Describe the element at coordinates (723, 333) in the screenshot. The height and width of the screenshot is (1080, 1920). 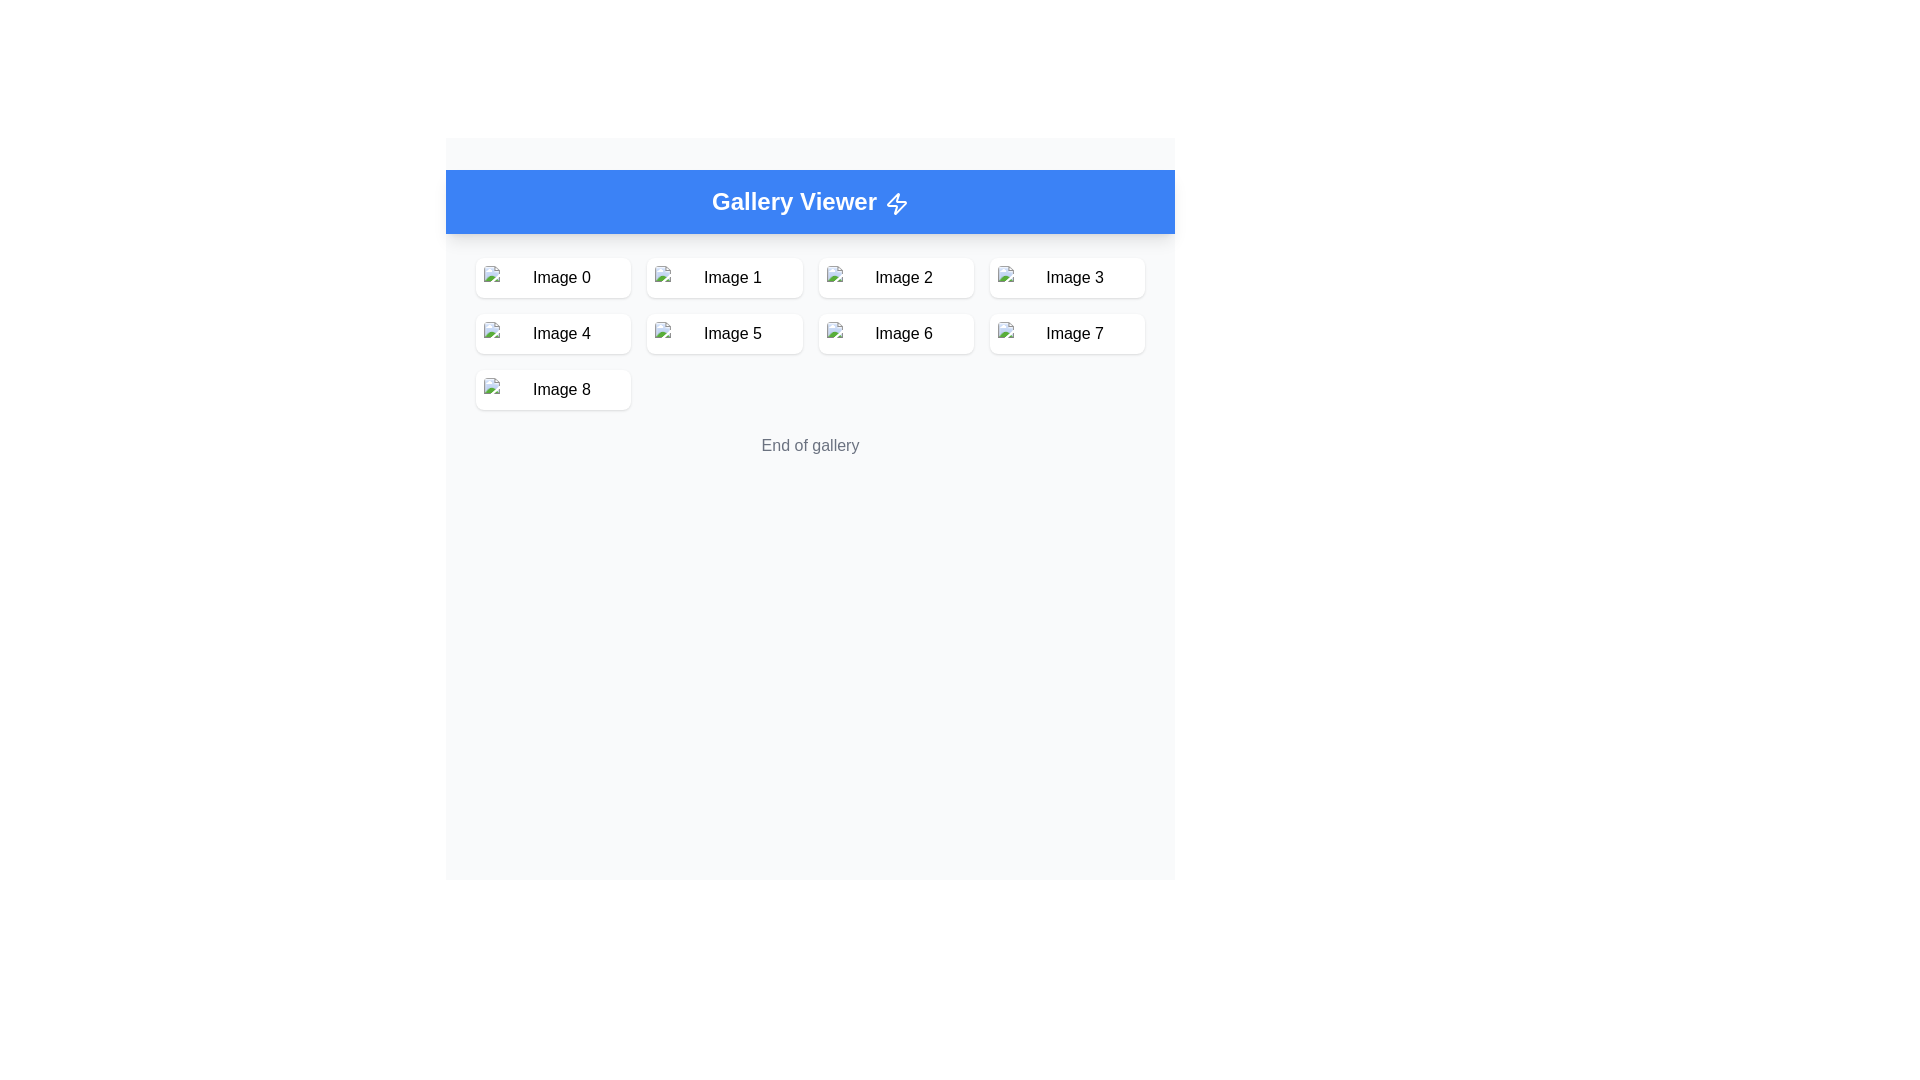
I see `the image placeholder with alternative text 'Image 5' located in the second row and second column of the grid layout` at that location.